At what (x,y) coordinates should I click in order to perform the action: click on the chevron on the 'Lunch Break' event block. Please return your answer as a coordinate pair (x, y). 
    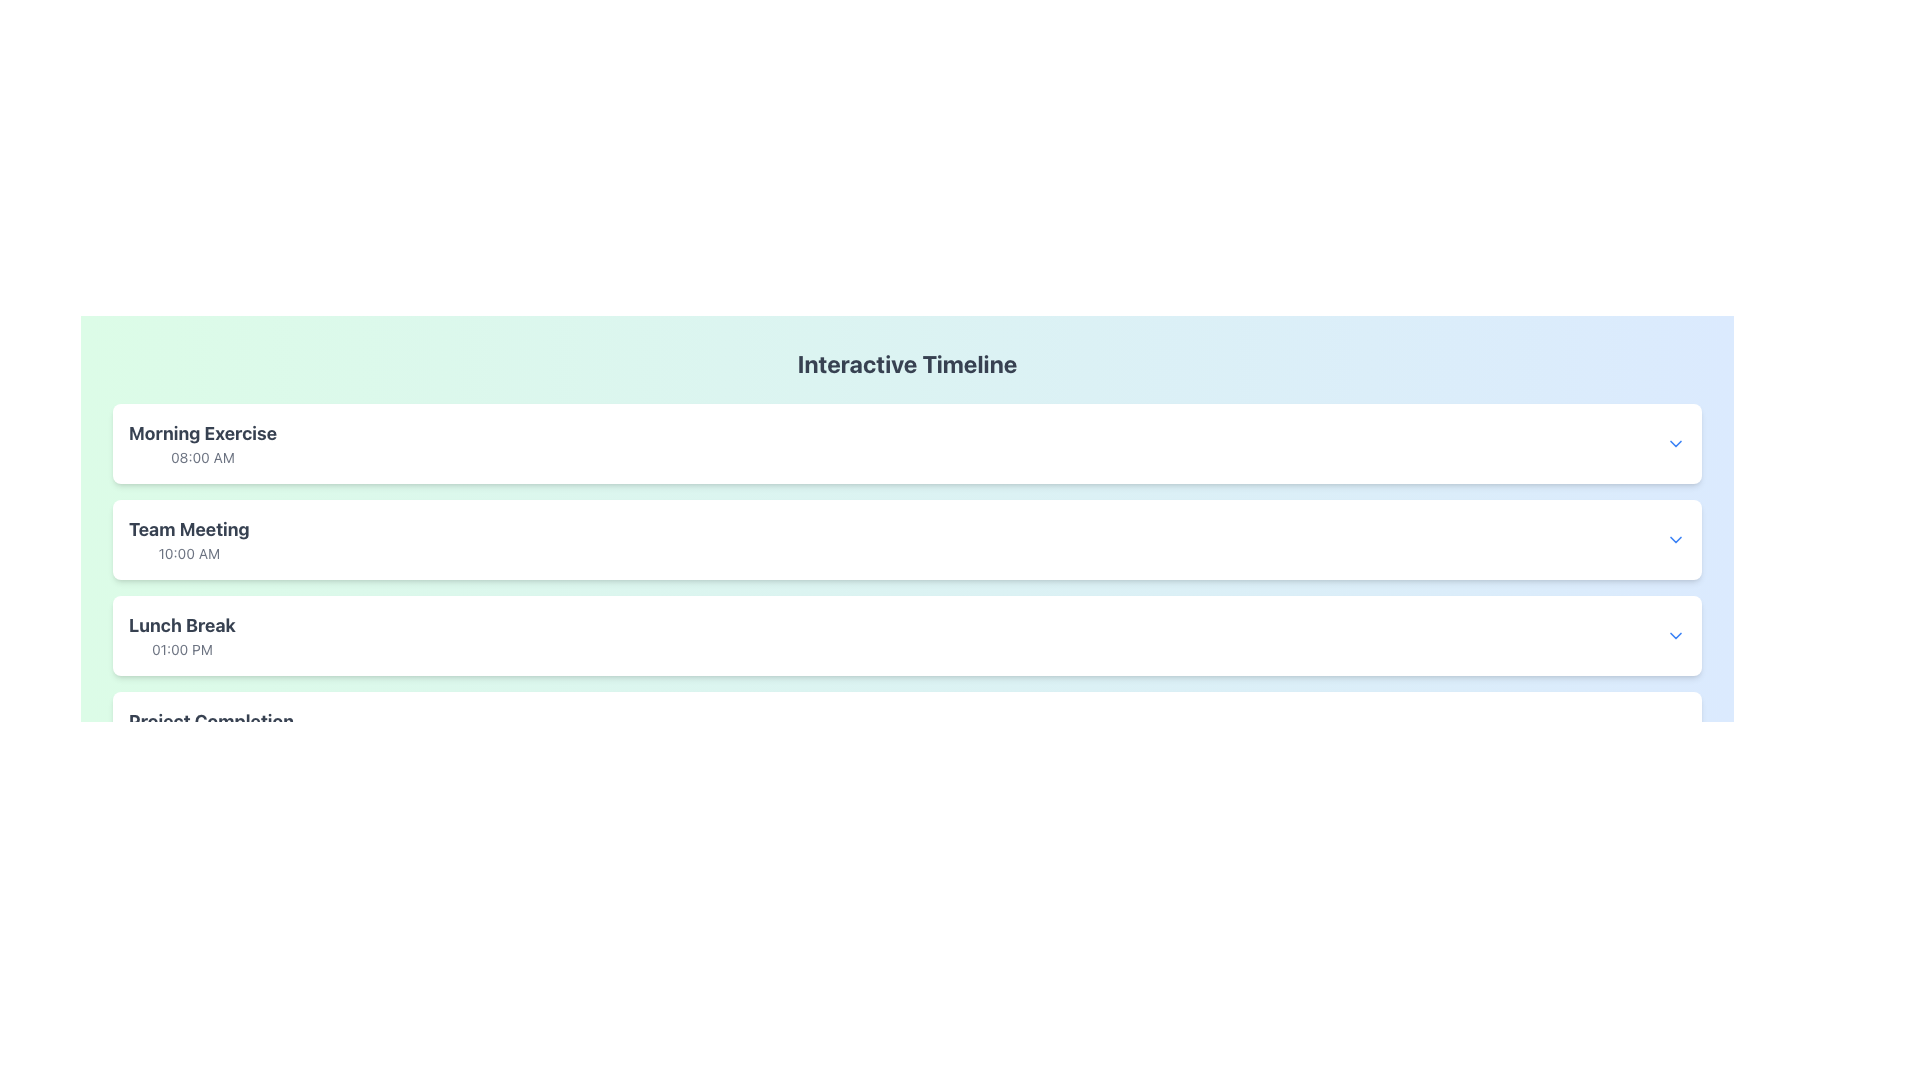
    Looking at the image, I should click on (906, 636).